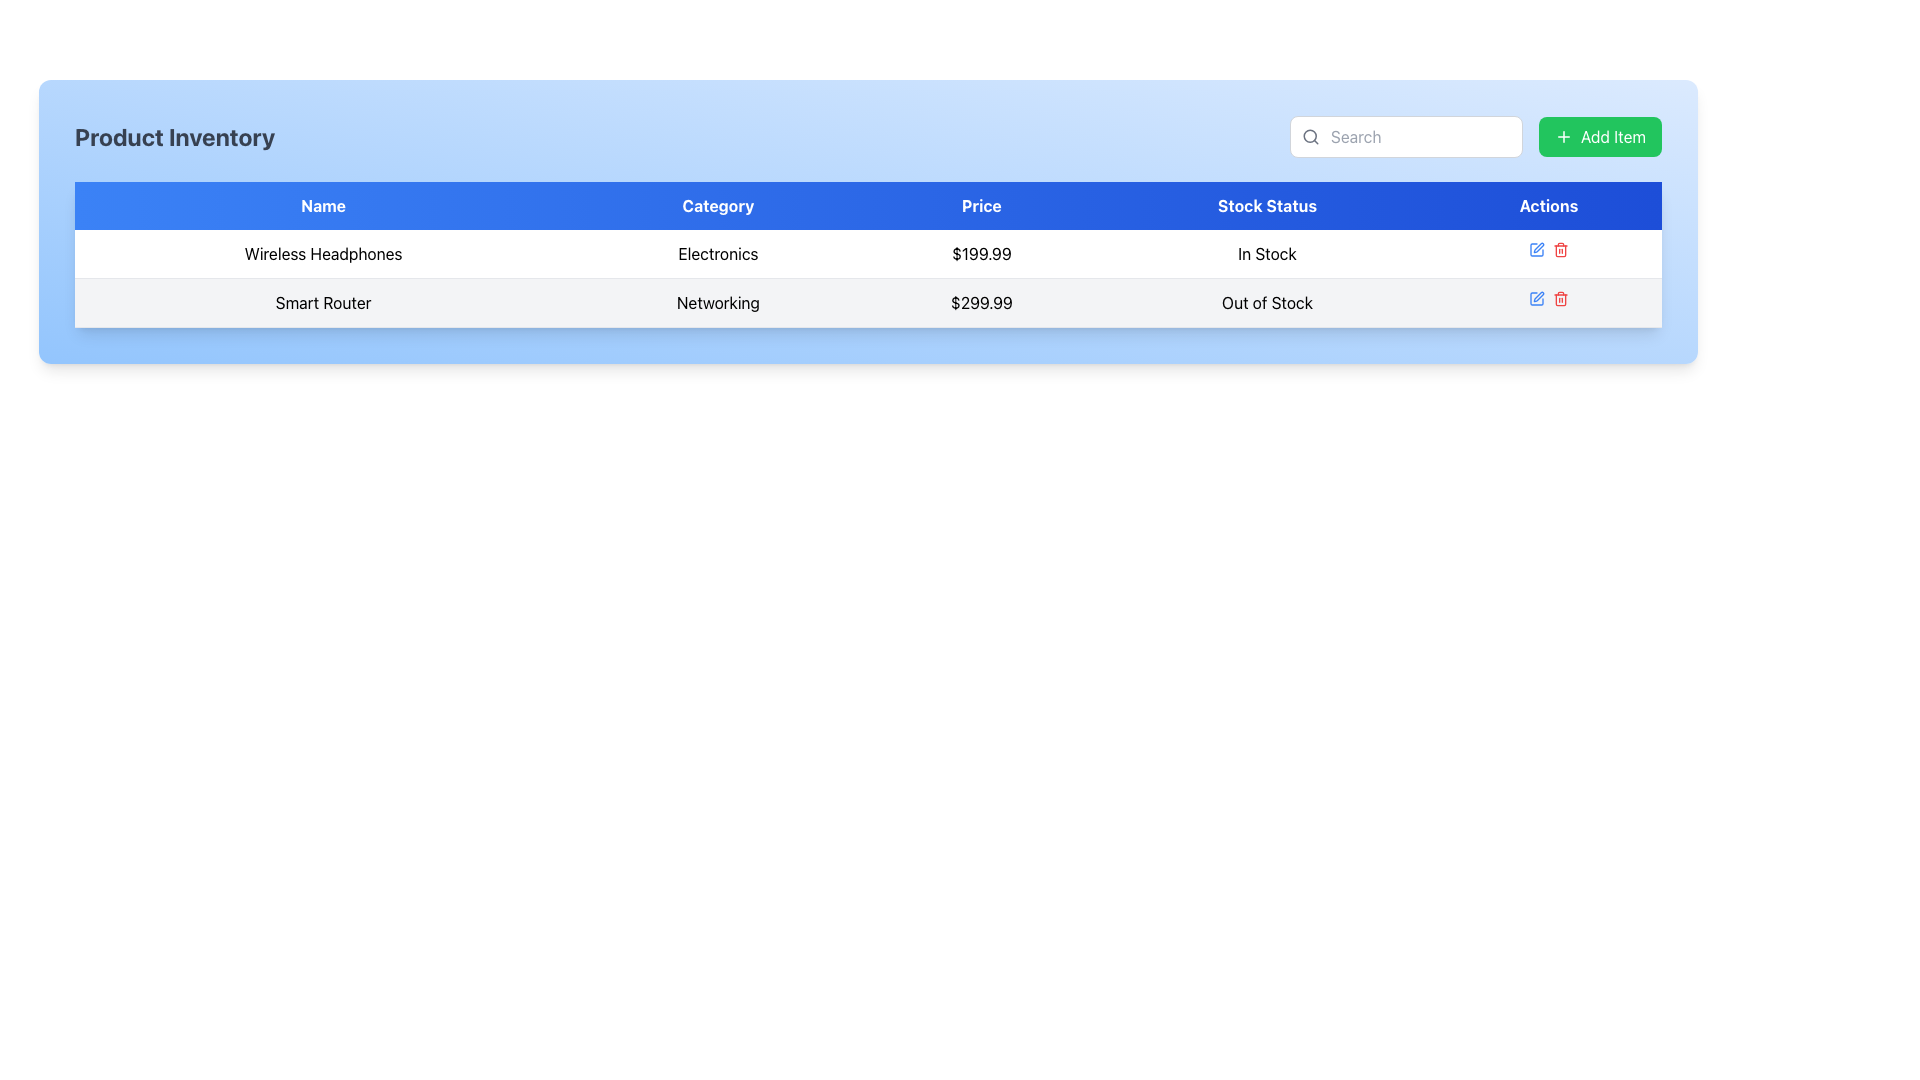  Describe the element at coordinates (1559, 299) in the screenshot. I see `the red trash bin icon in the Actions column of the second row in the product inventory table` at that location.